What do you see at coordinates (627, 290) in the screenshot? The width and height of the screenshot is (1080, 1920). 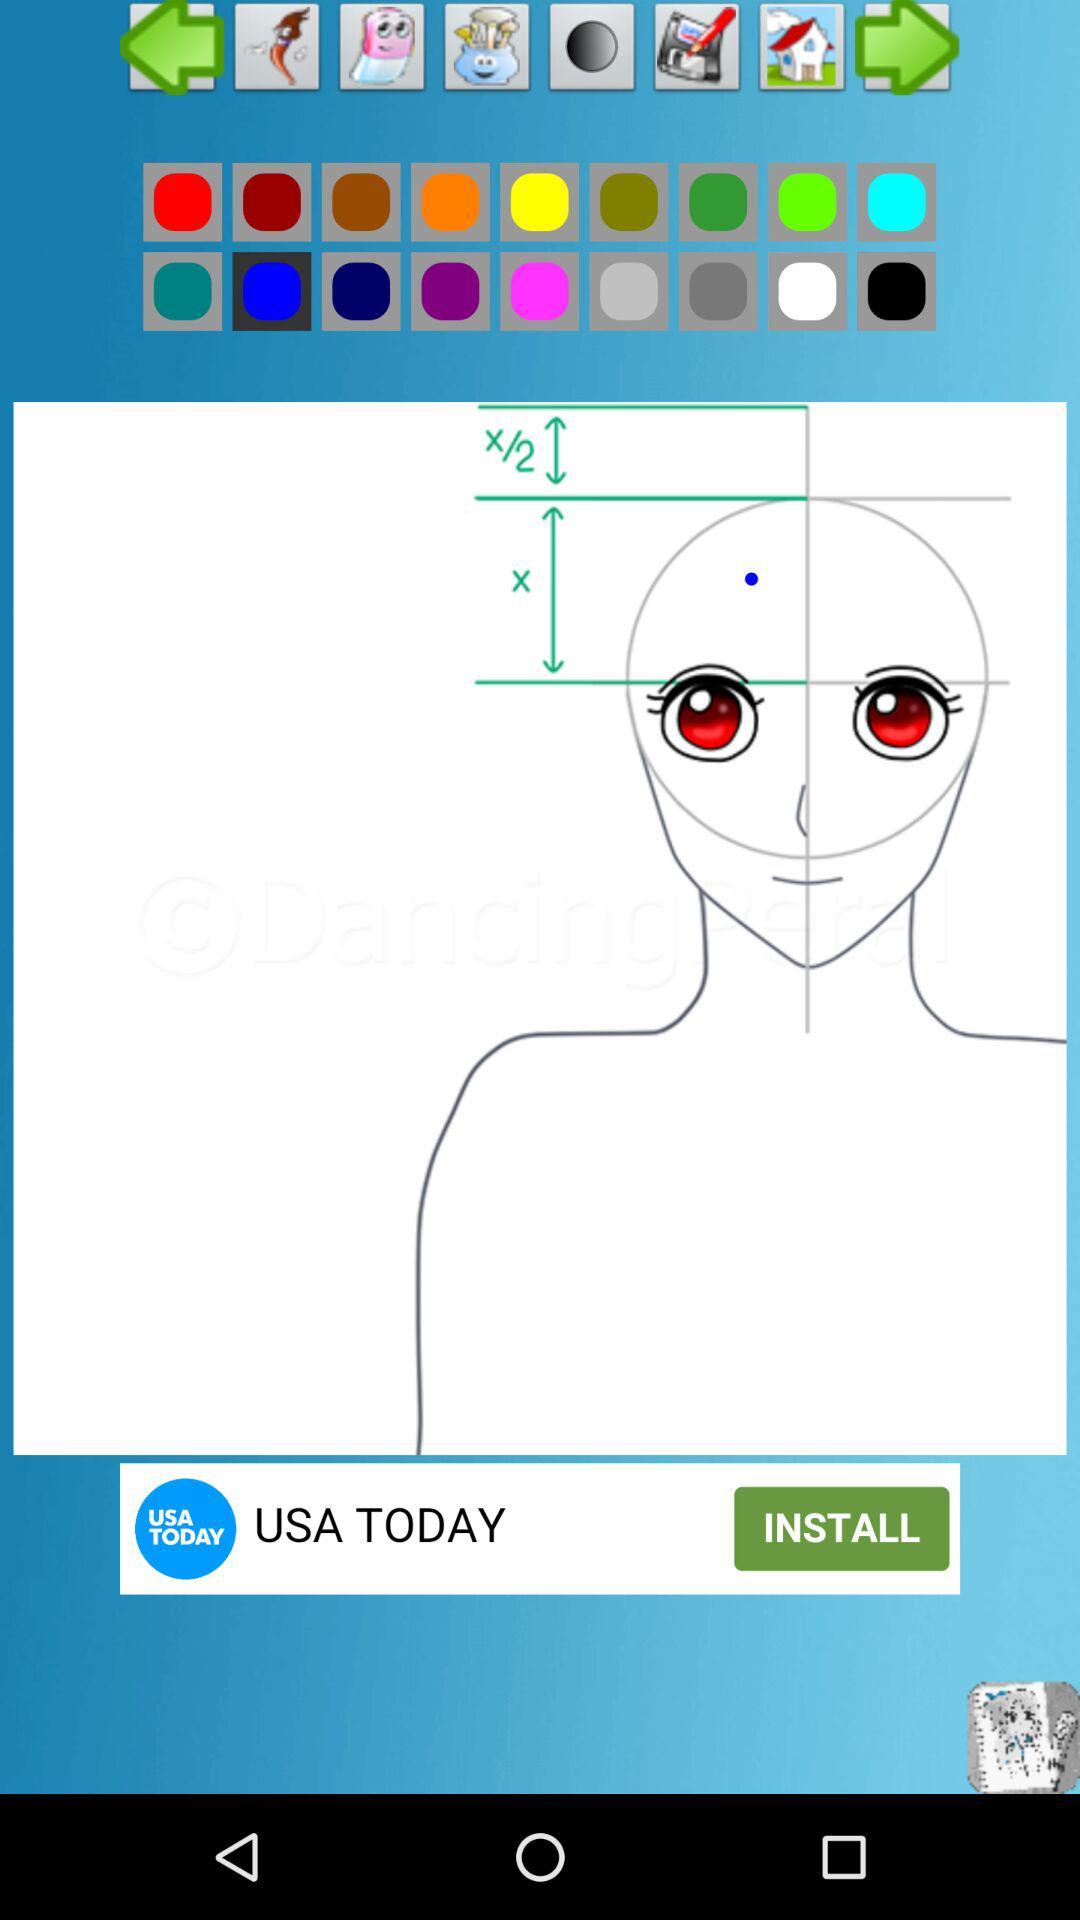 I see `light gray color` at bounding box center [627, 290].